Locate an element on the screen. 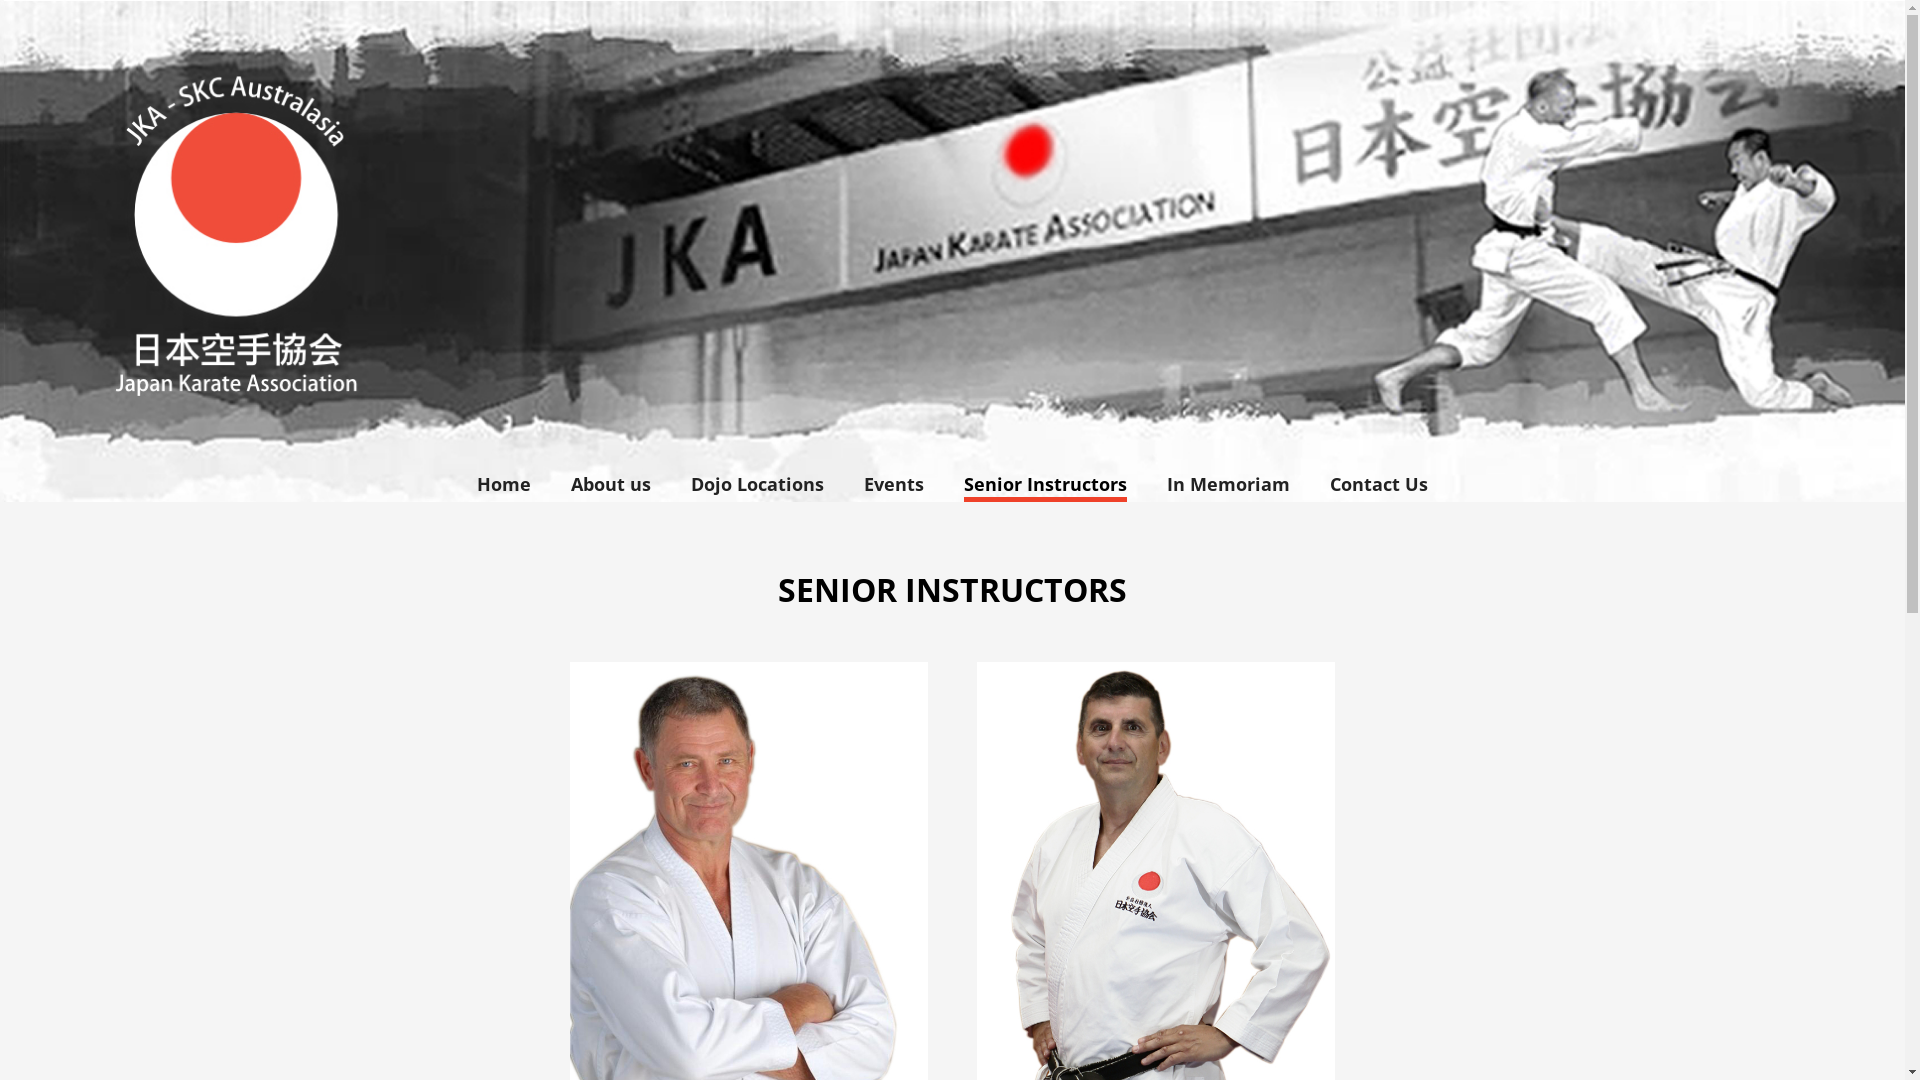 This screenshot has height=1080, width=1920. 'About us' is located at coordinates (609, 483).